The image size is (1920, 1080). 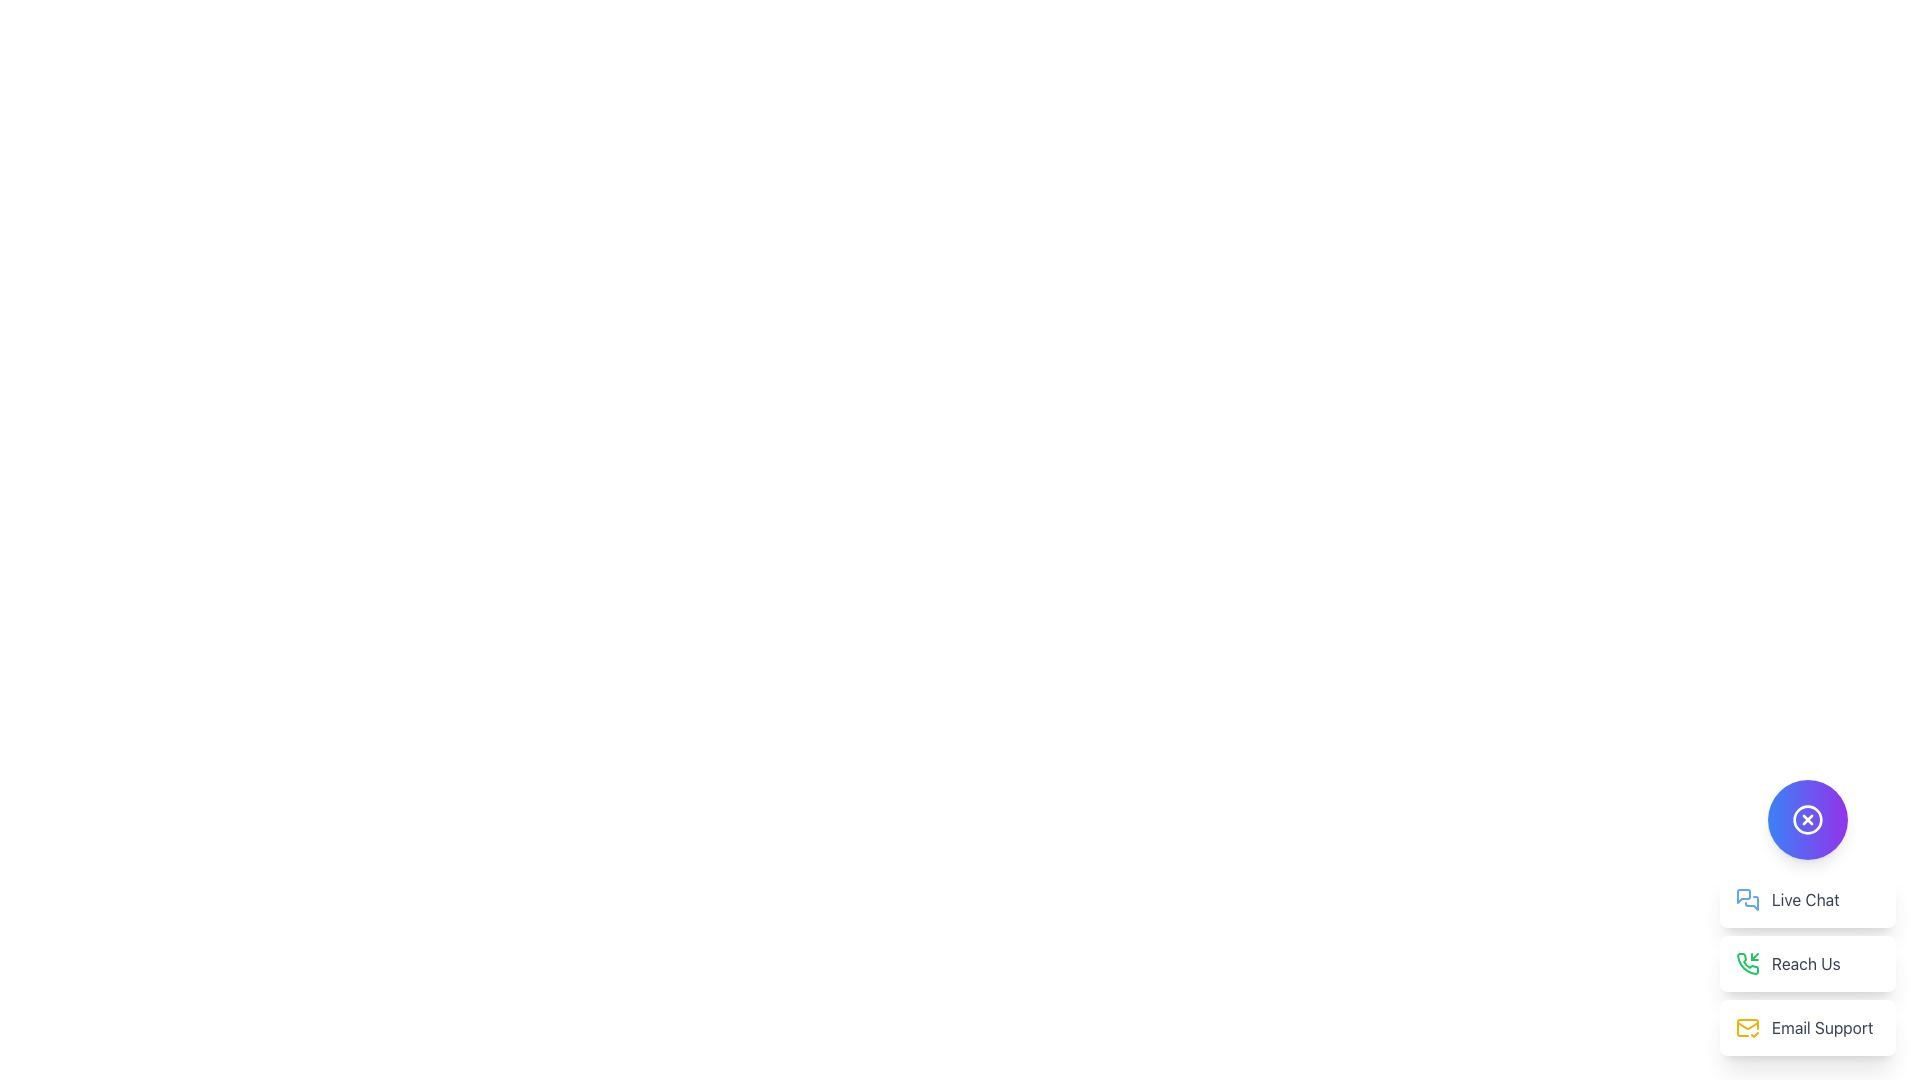 I want to click on the yellow mail envelope icon with a checkmark located on the 'Email Support' card, which is the third card in a vertical stack in the bottom-right corner of the interface, so click(x=1746, y=1028).